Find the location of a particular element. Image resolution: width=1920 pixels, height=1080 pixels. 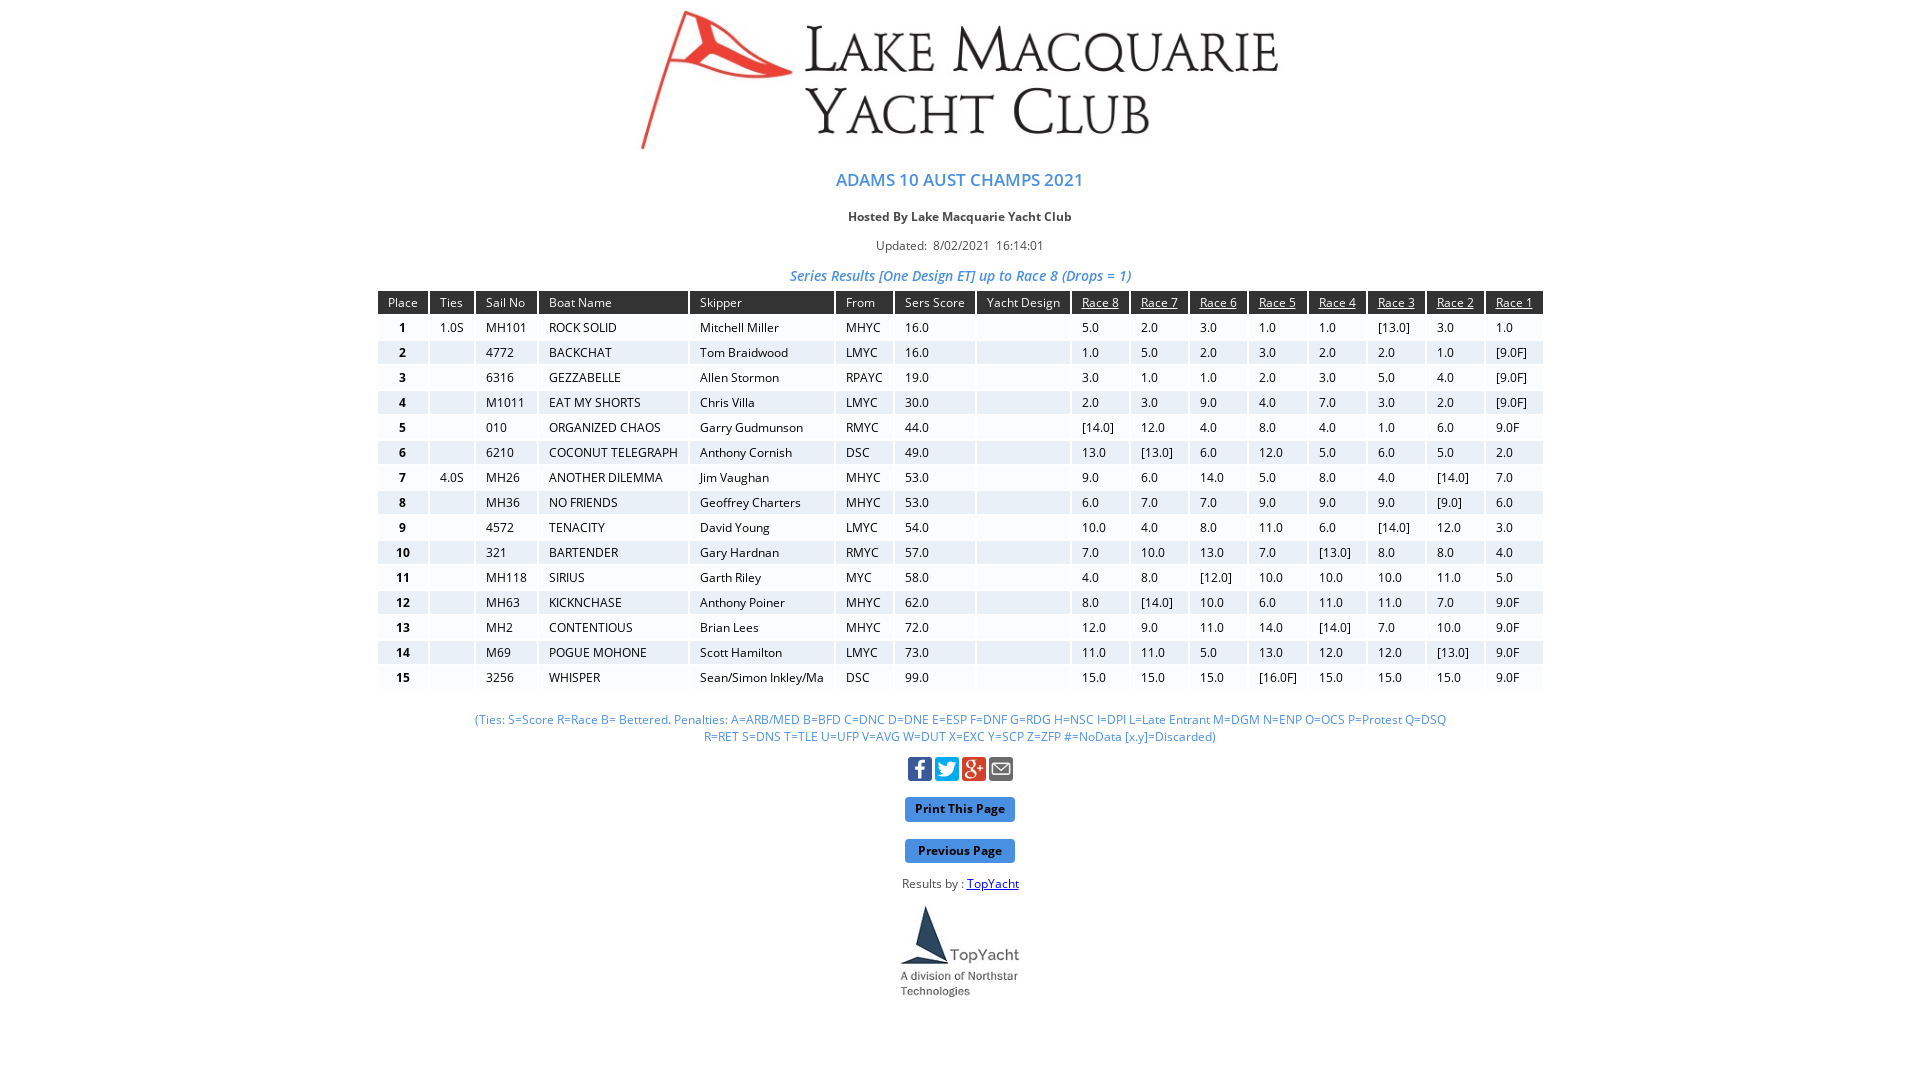

'Race 8' is located at coordinates (1099, 302).